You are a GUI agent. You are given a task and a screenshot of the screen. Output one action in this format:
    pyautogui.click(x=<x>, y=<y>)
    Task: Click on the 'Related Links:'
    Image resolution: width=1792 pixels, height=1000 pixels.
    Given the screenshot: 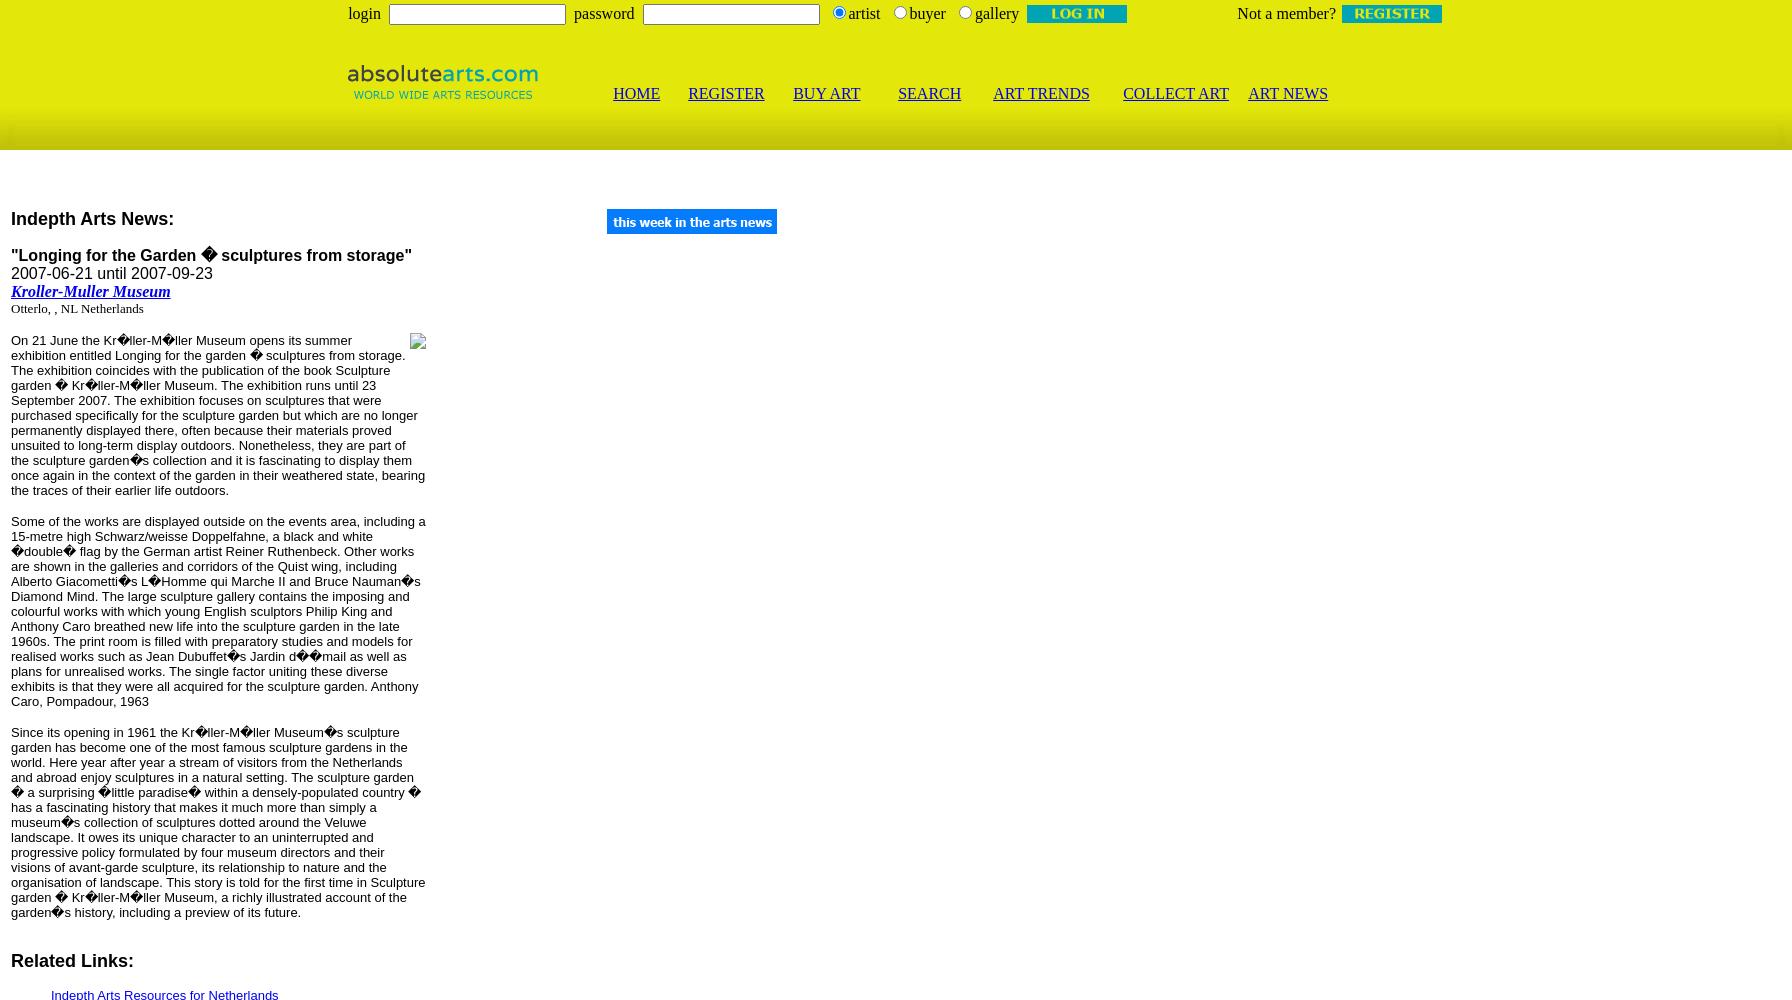 What is the action you would take?
    pyautogui.click(x=72, y=960)
    